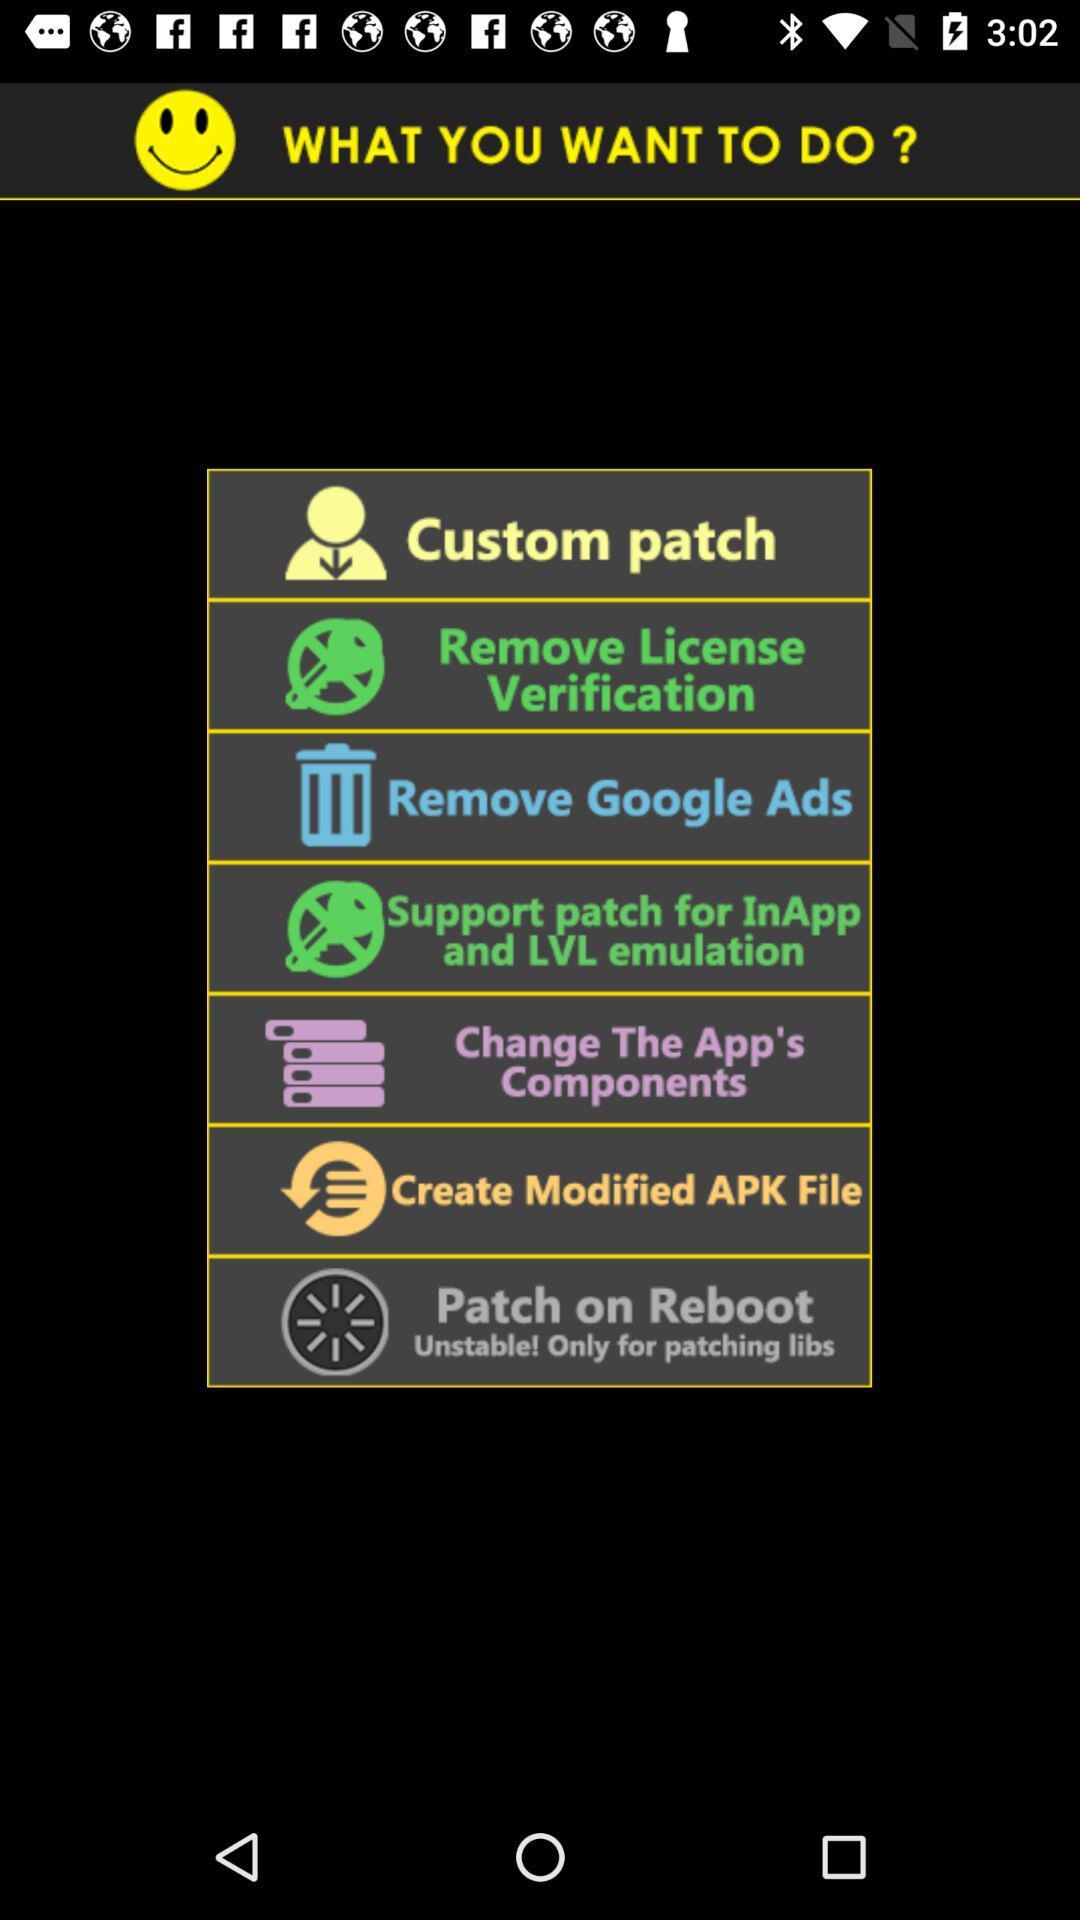 The image size is (1080, 1920). What do you see at coordinates (538, 1321) in the screenshot?
I see `patch on reboot button` at bounding box center [538, 1321].